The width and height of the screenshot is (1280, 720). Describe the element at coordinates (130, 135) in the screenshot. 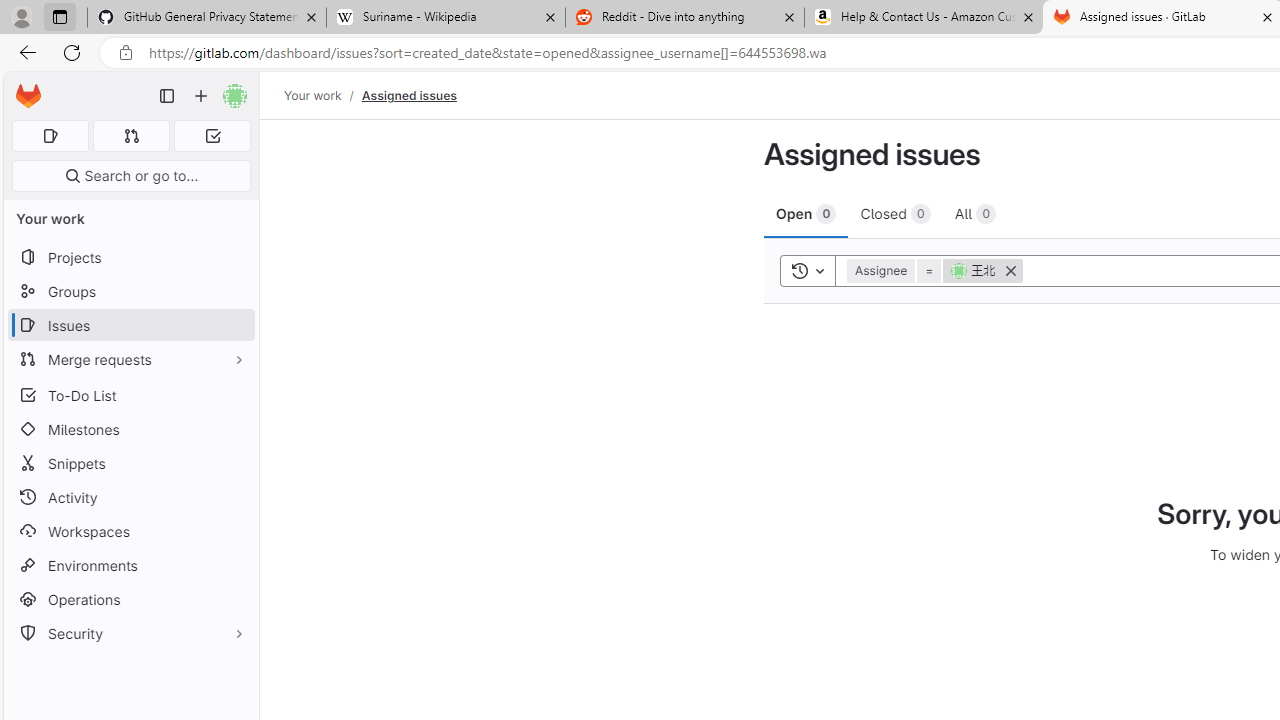

I see `'Merge requests 0'` at that location.